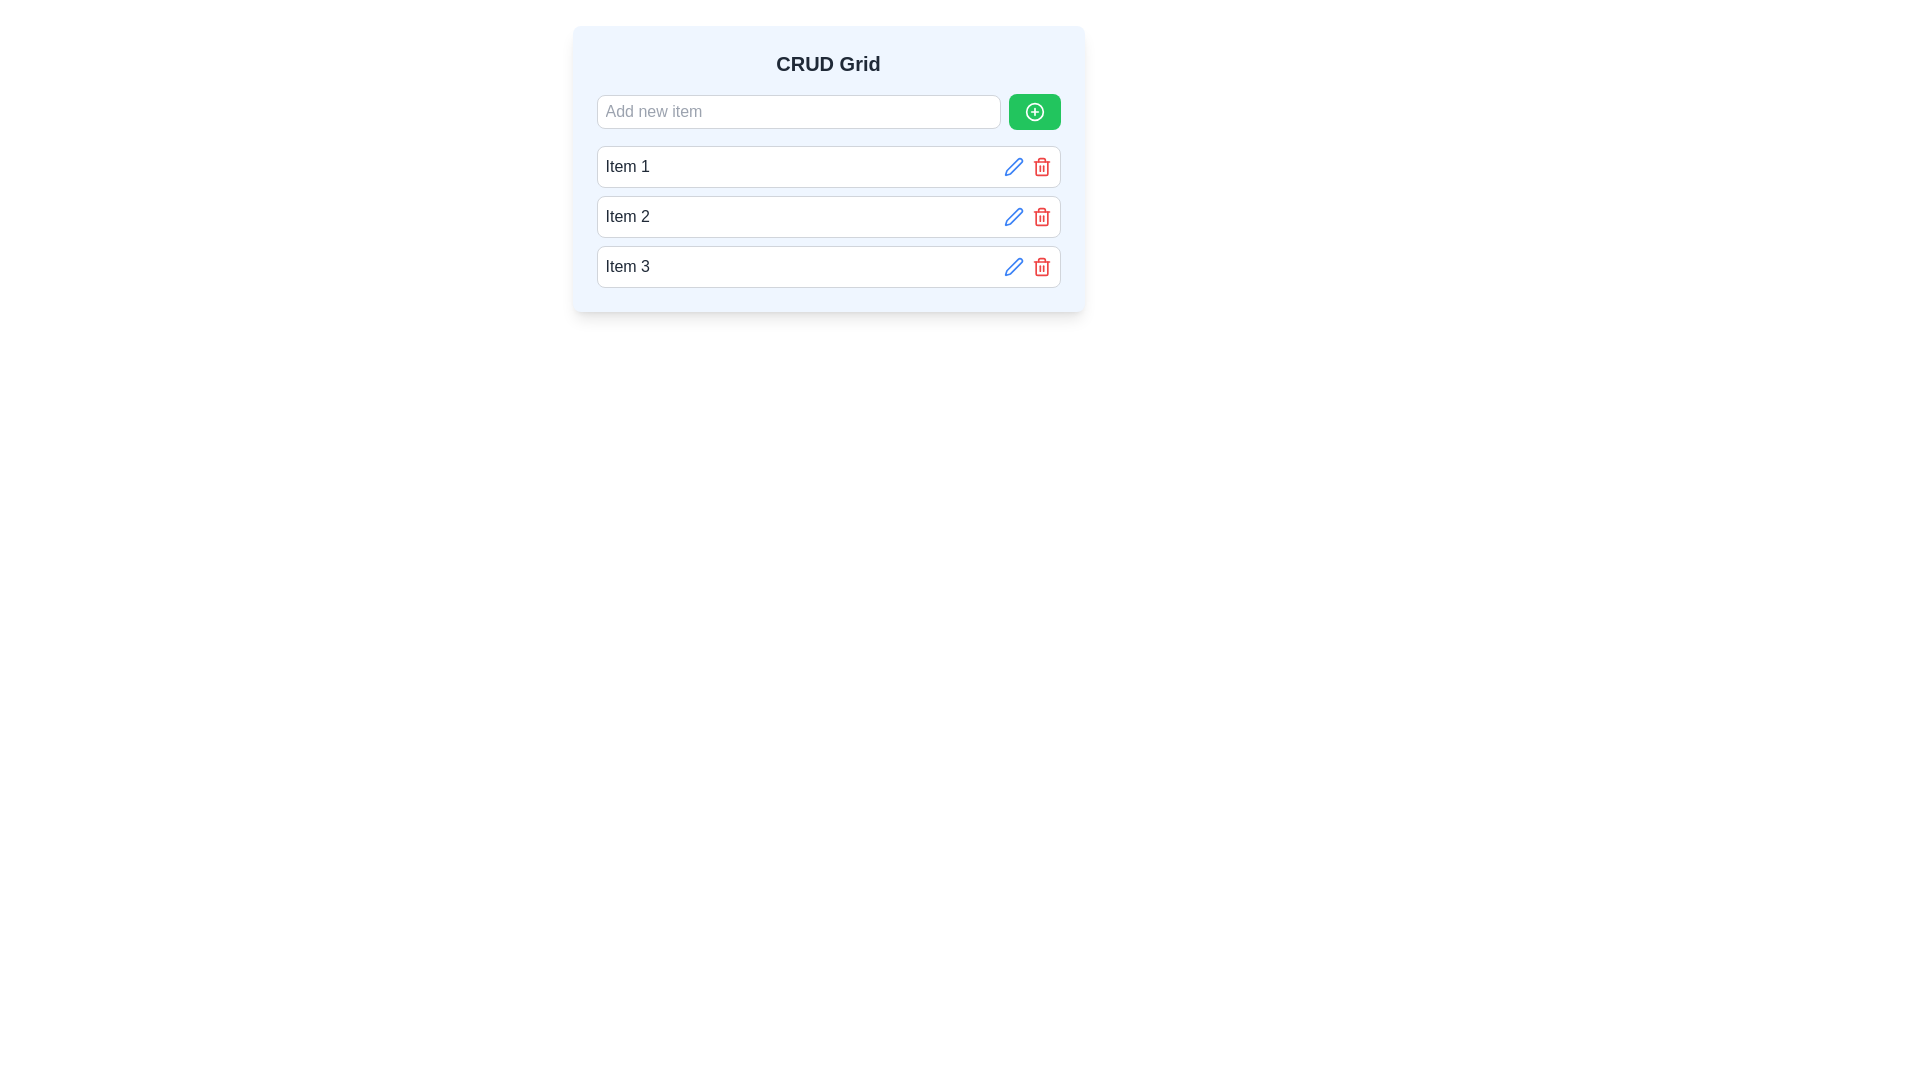 Image resolution: width=1920 pixels, height=1080 pixels. What do you see at coordinates (1034, 111) in the screenshot?
I see `the action button located at the right end of the horizontal section in the CRUD Grid interface` at bounding box center [1034, 111].